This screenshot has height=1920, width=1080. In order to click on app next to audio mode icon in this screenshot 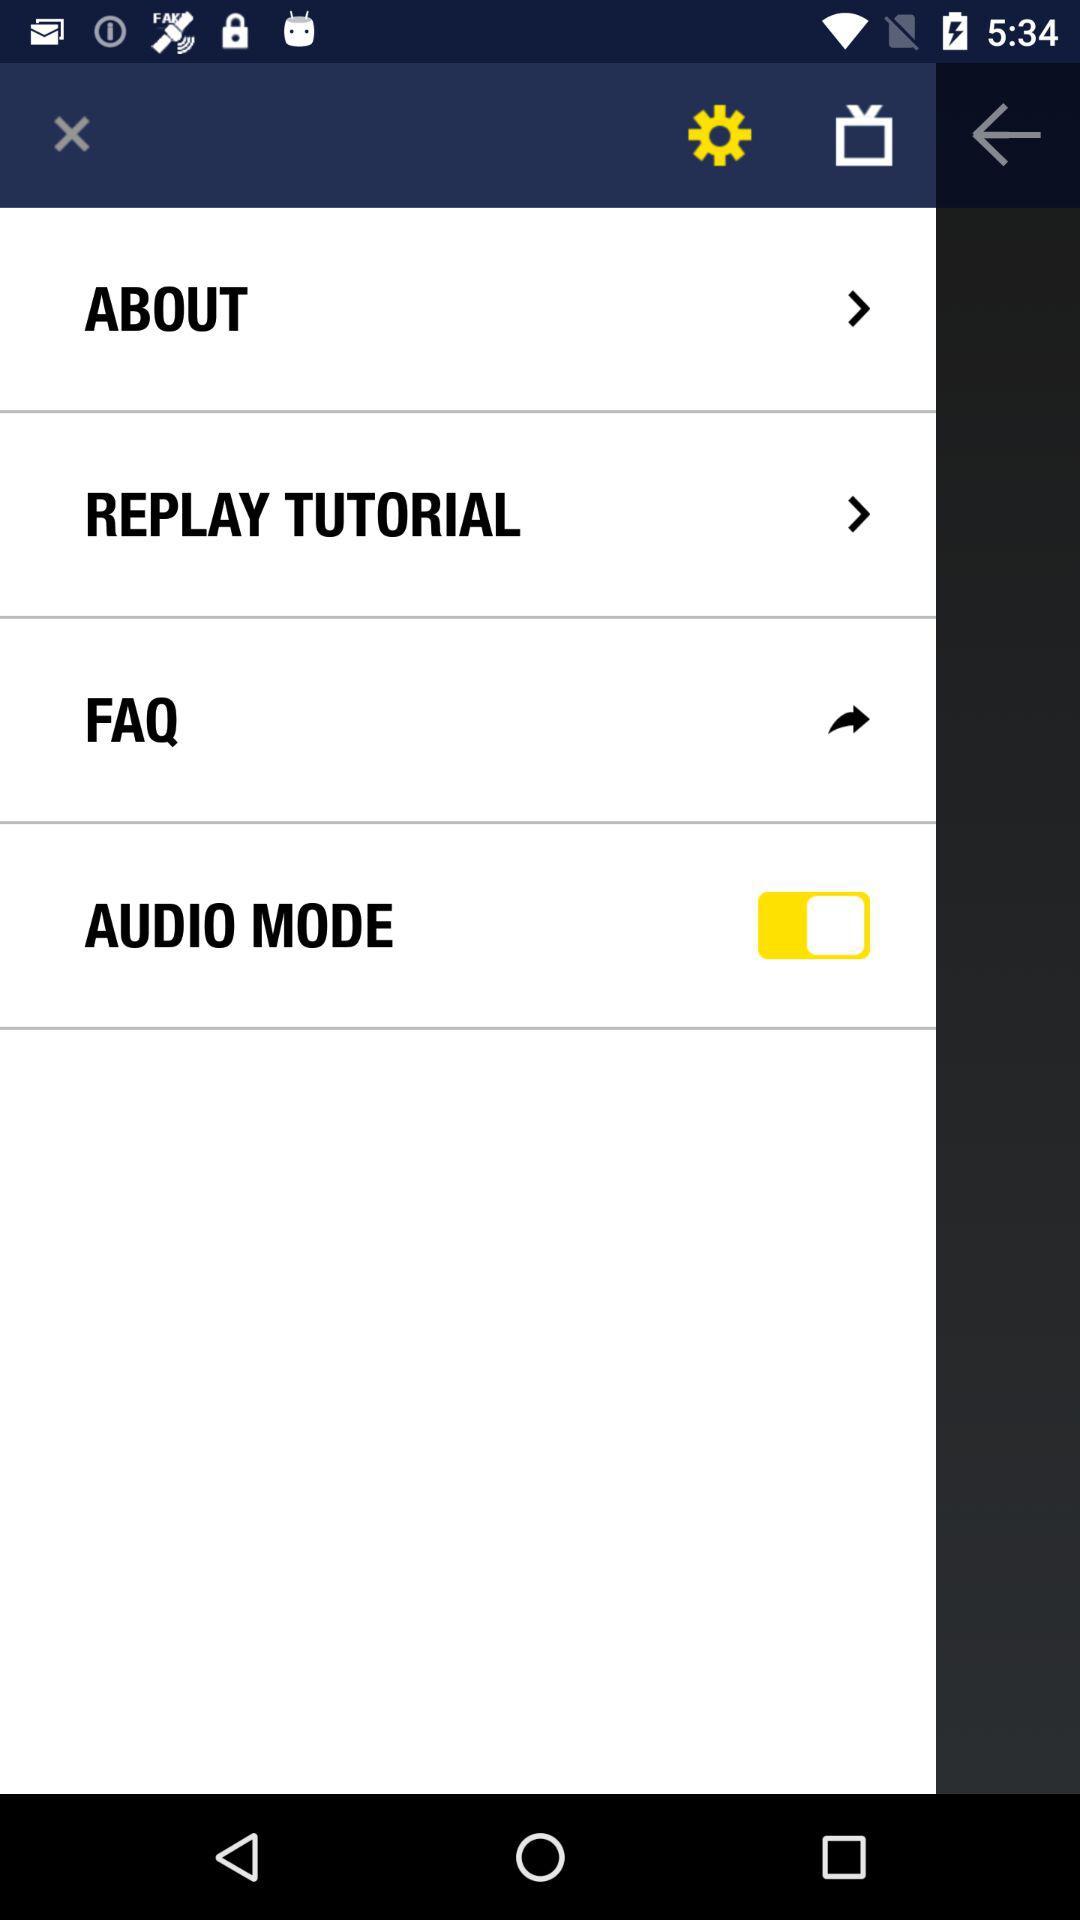, I will do `click(814, 924)`.